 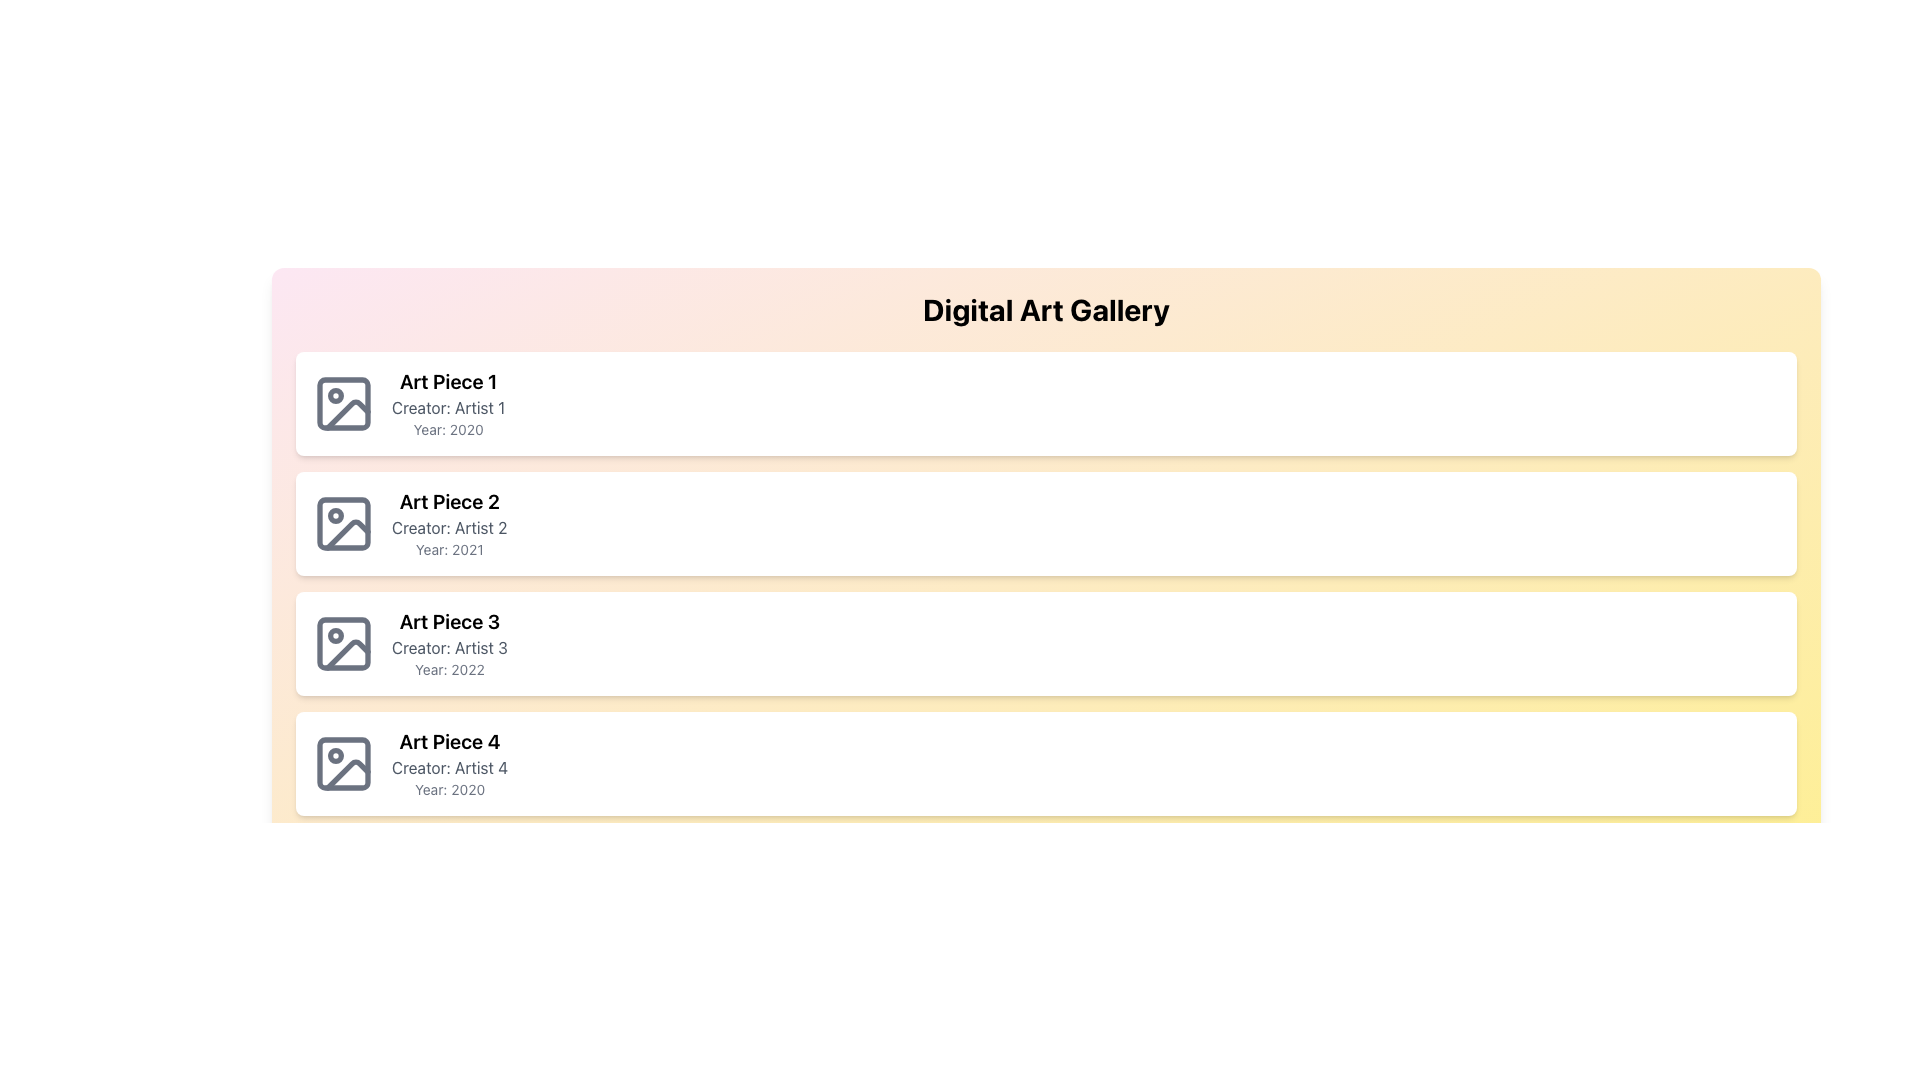 What do you see at coordinates (344, 404) in the screenshot?
I see `the decorative inner rectangle of the image icon in the 'Art Piece 1' section, located at the top-left corner next to the text 'Art Piece 1'` at bounding box center [344, 404].